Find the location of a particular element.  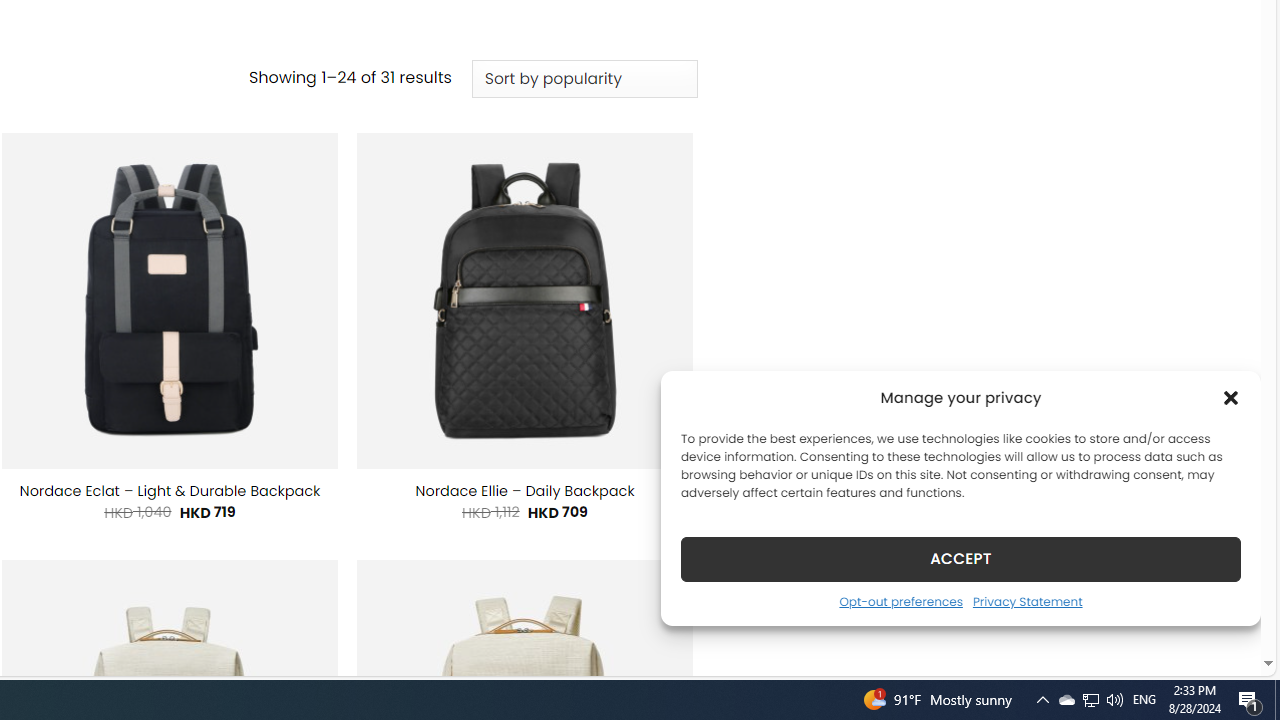

'Class: cmplz-close' is located at coordinates (1230, 397).